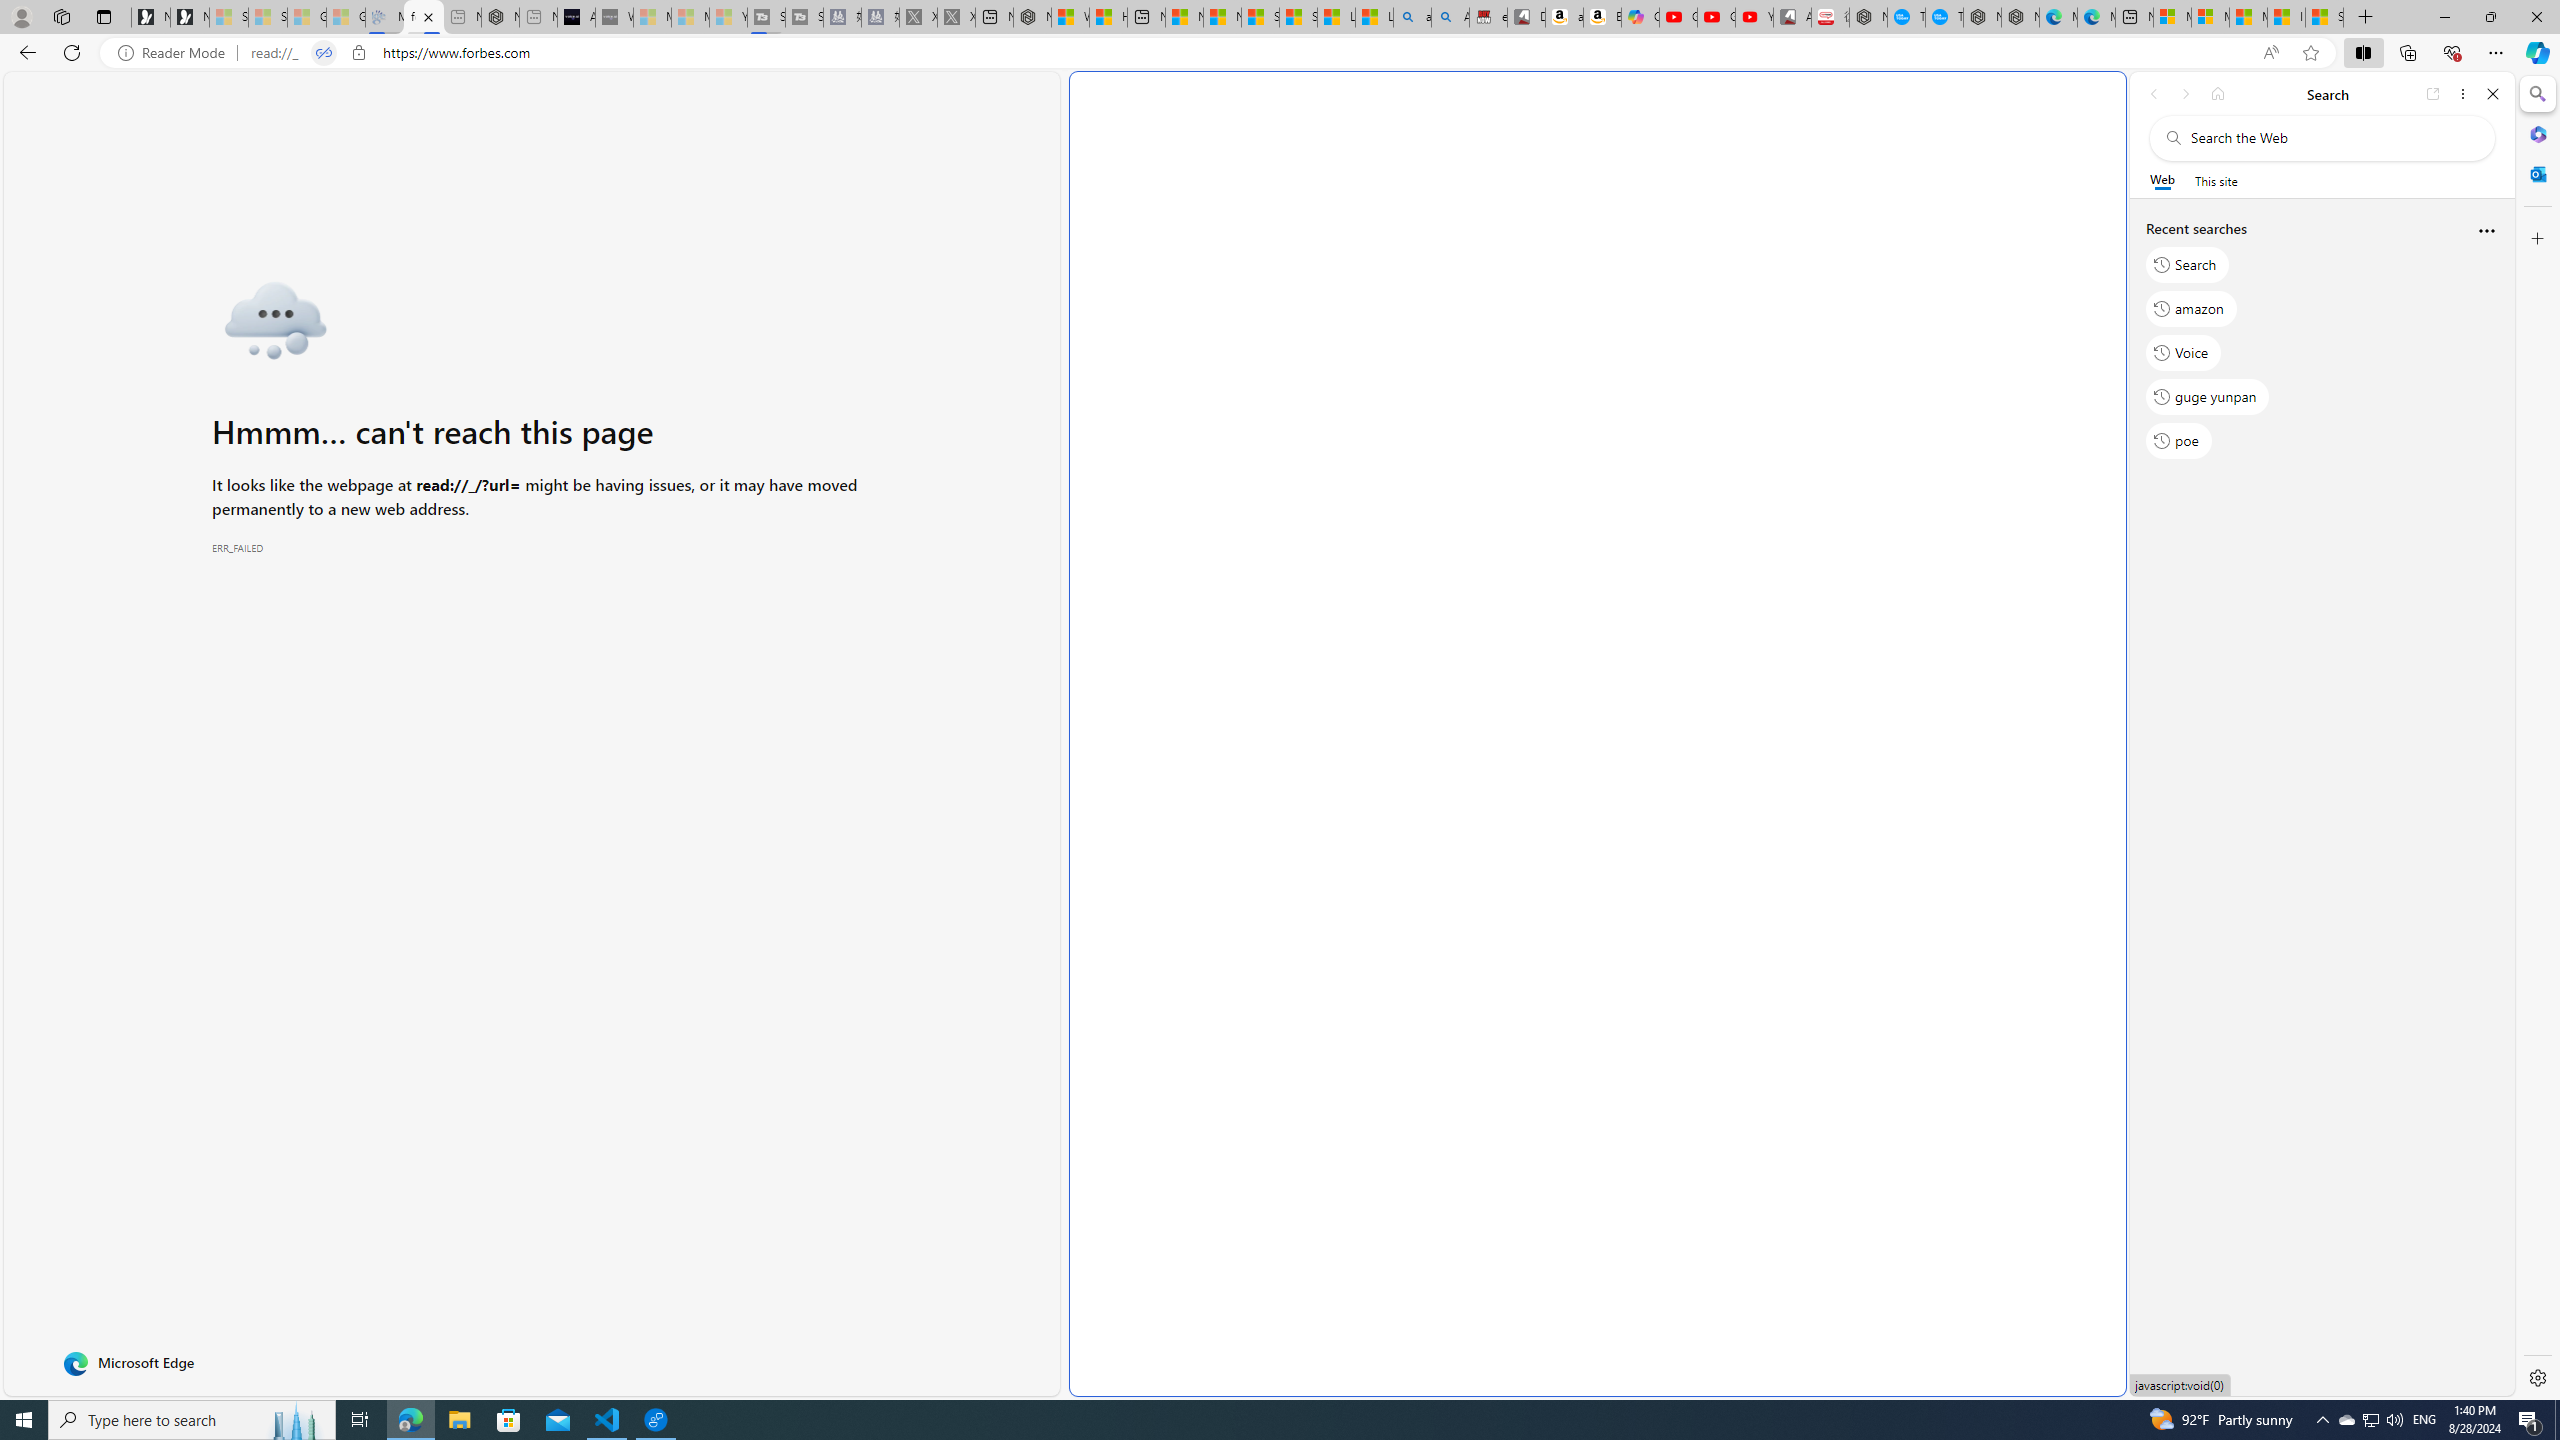  I want to click on 'Copilot', so click(1639, 16).